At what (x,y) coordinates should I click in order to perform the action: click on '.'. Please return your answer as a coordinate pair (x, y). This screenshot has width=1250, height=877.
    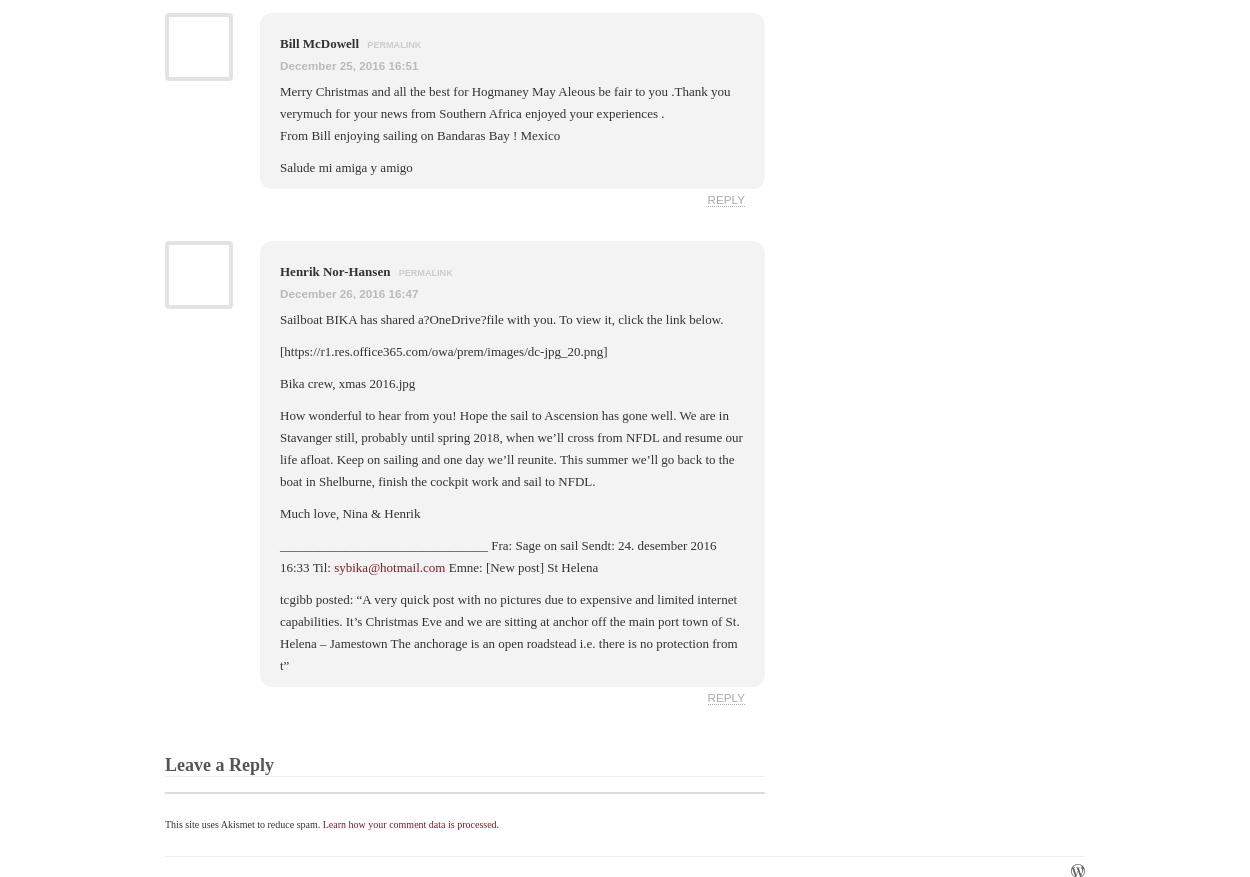
    Looking at the image, I should click on (496, 823).